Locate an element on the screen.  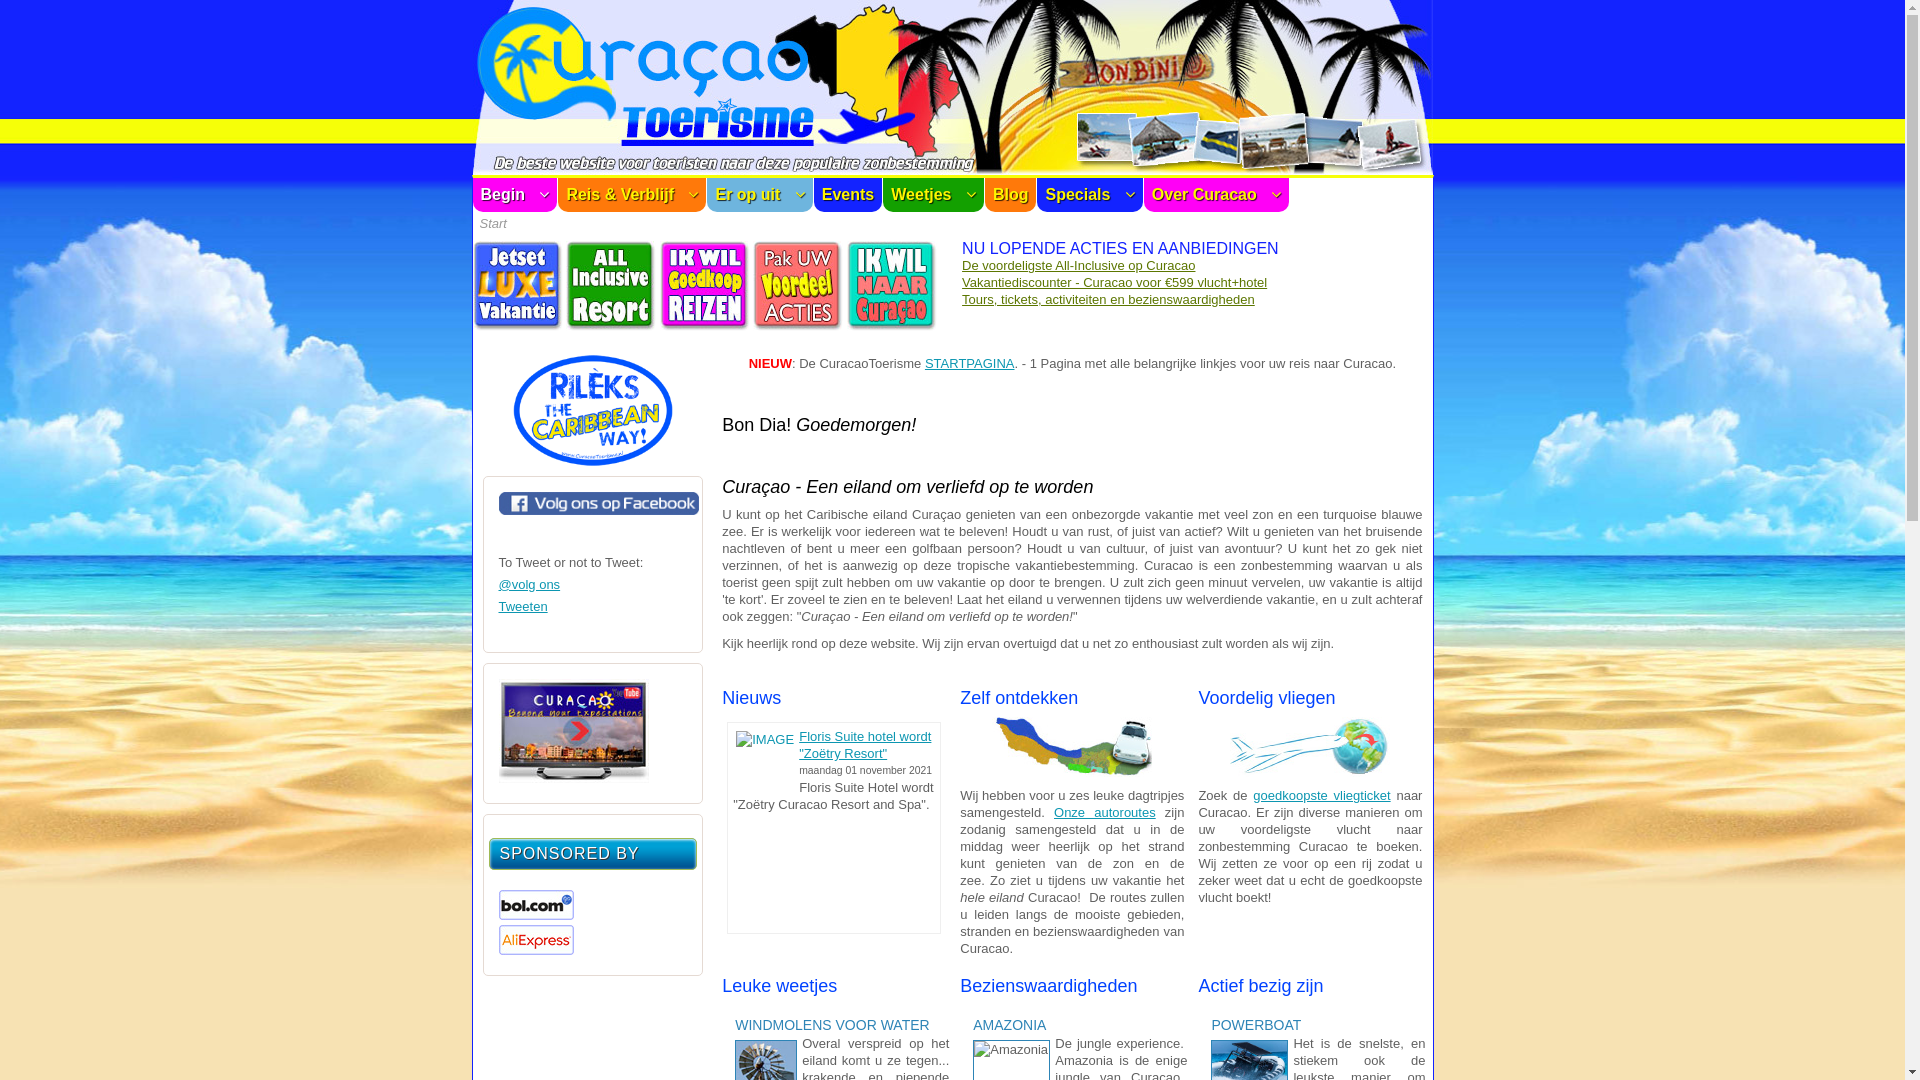
'Direct naar website AliExpress' is located at coordinates (535, 949).